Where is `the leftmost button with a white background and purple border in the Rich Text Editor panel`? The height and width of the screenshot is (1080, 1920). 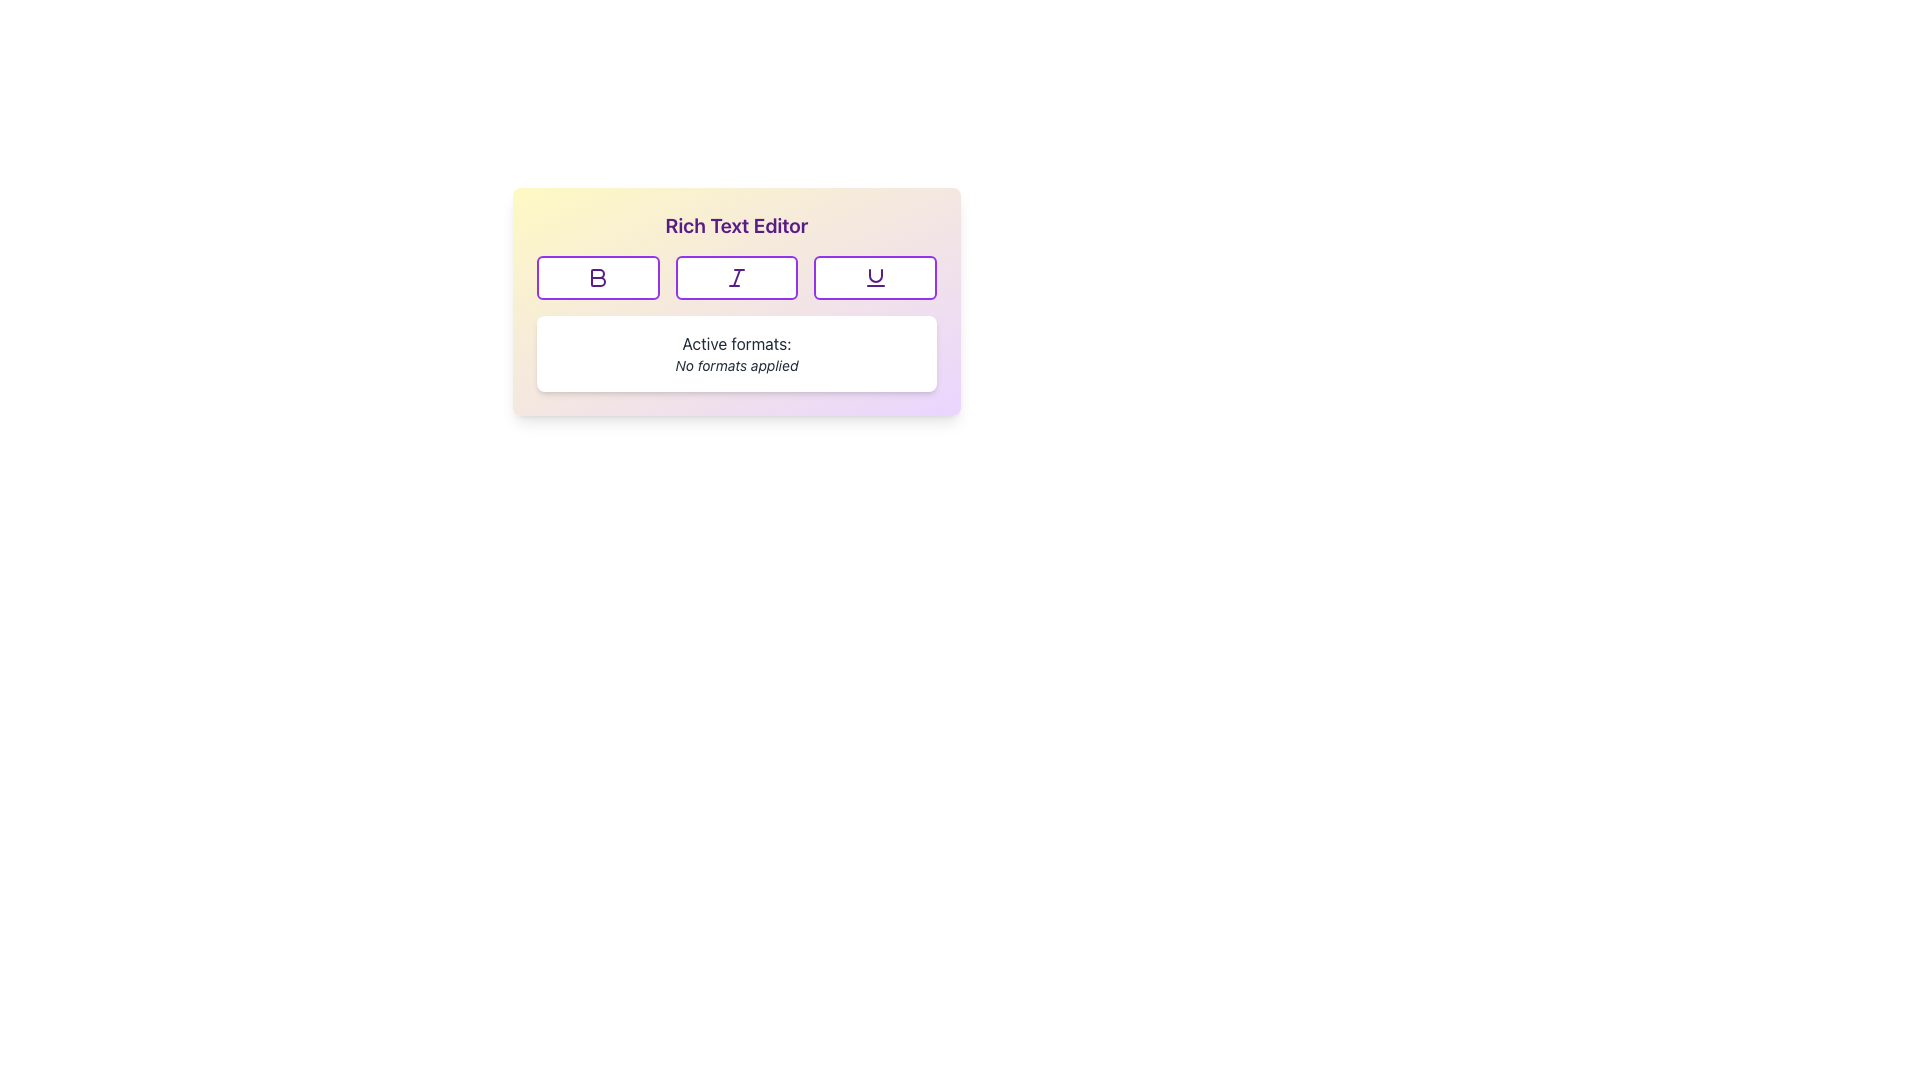
the leftmost button with a white background and purple border in the Rich Text Editor panel is located at coordinates (597, 277).